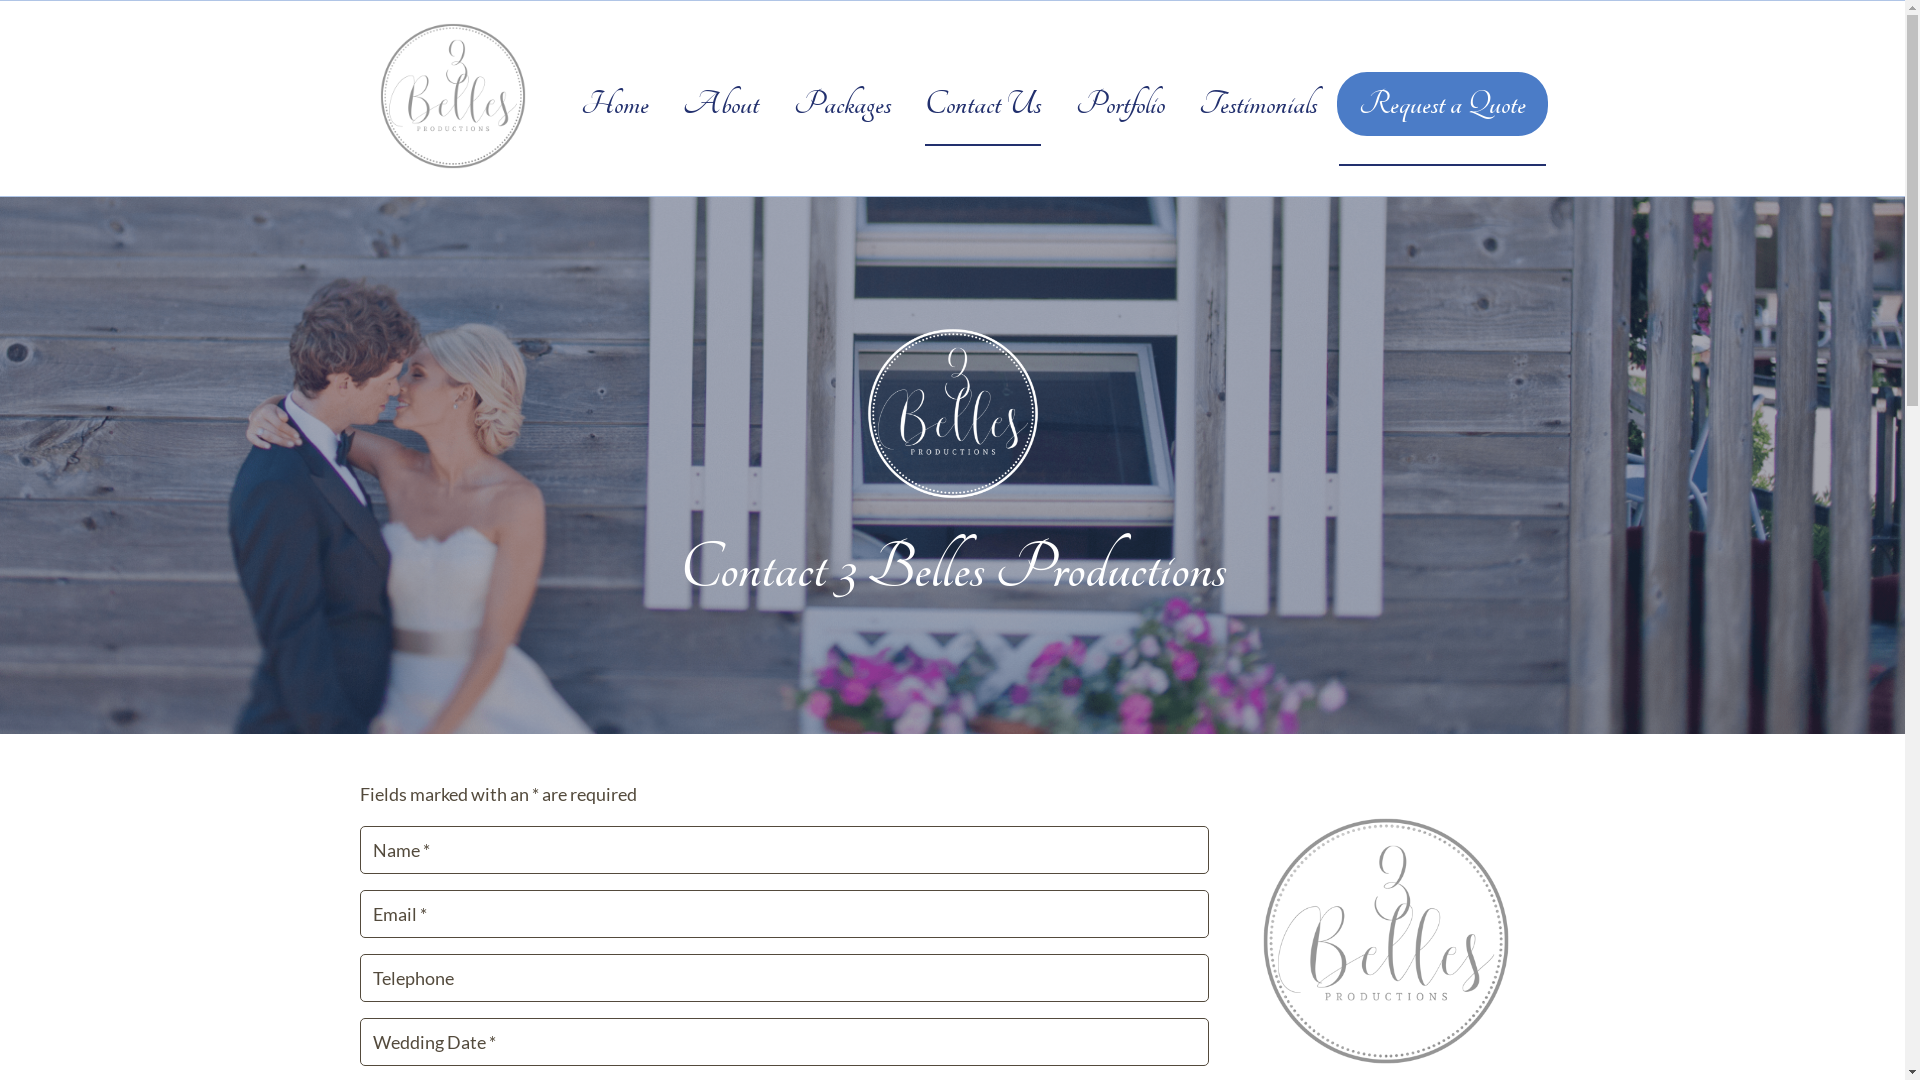 This screenshot has width=1920, height=1080. What do you see at coordinates (613, 104) in the screenshot?
I see `'Home'` at bounding box center [613, 104].